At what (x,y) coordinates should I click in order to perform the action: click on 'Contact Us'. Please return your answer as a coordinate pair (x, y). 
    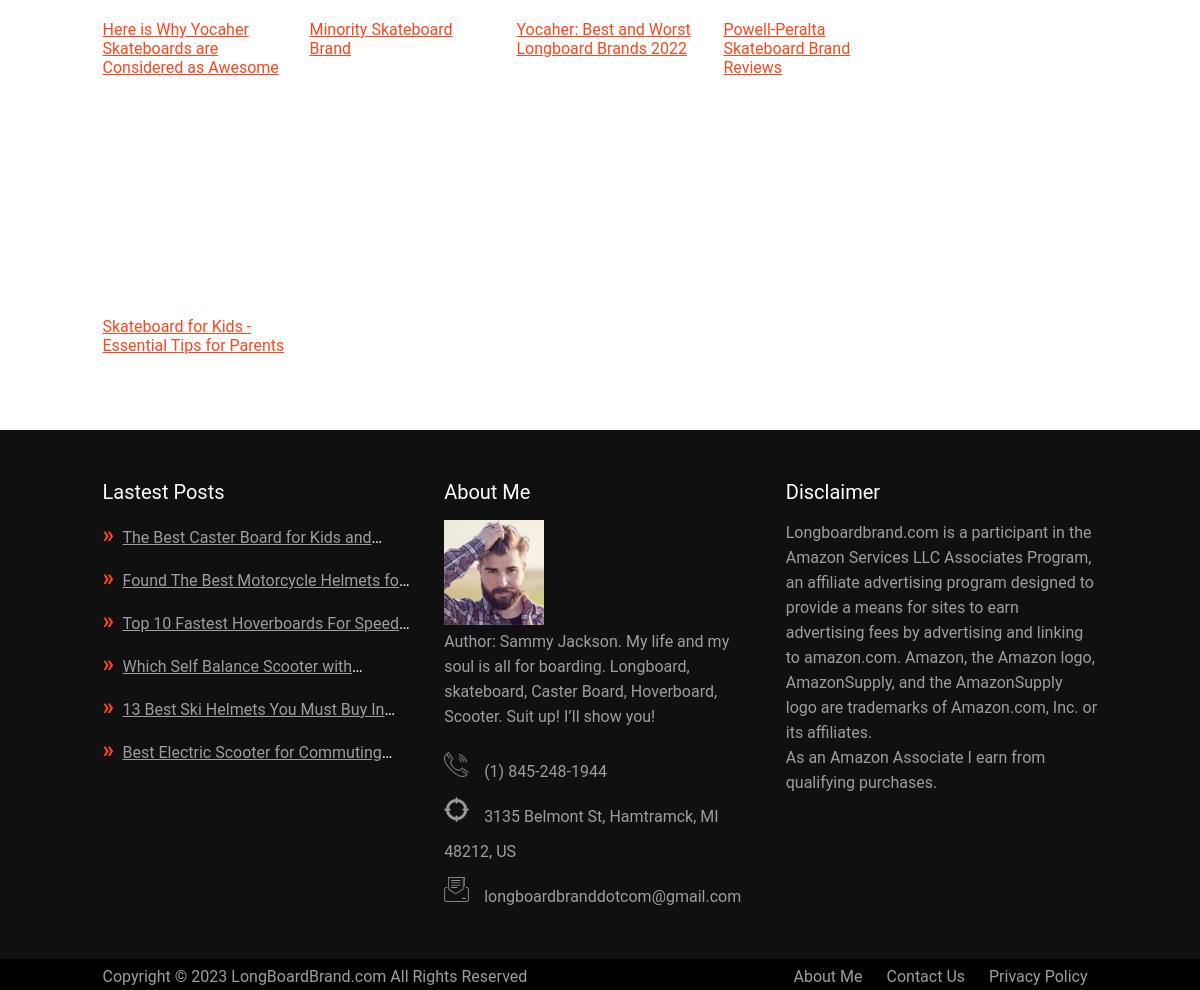
    Looking at the image, I should click on (925, 976).